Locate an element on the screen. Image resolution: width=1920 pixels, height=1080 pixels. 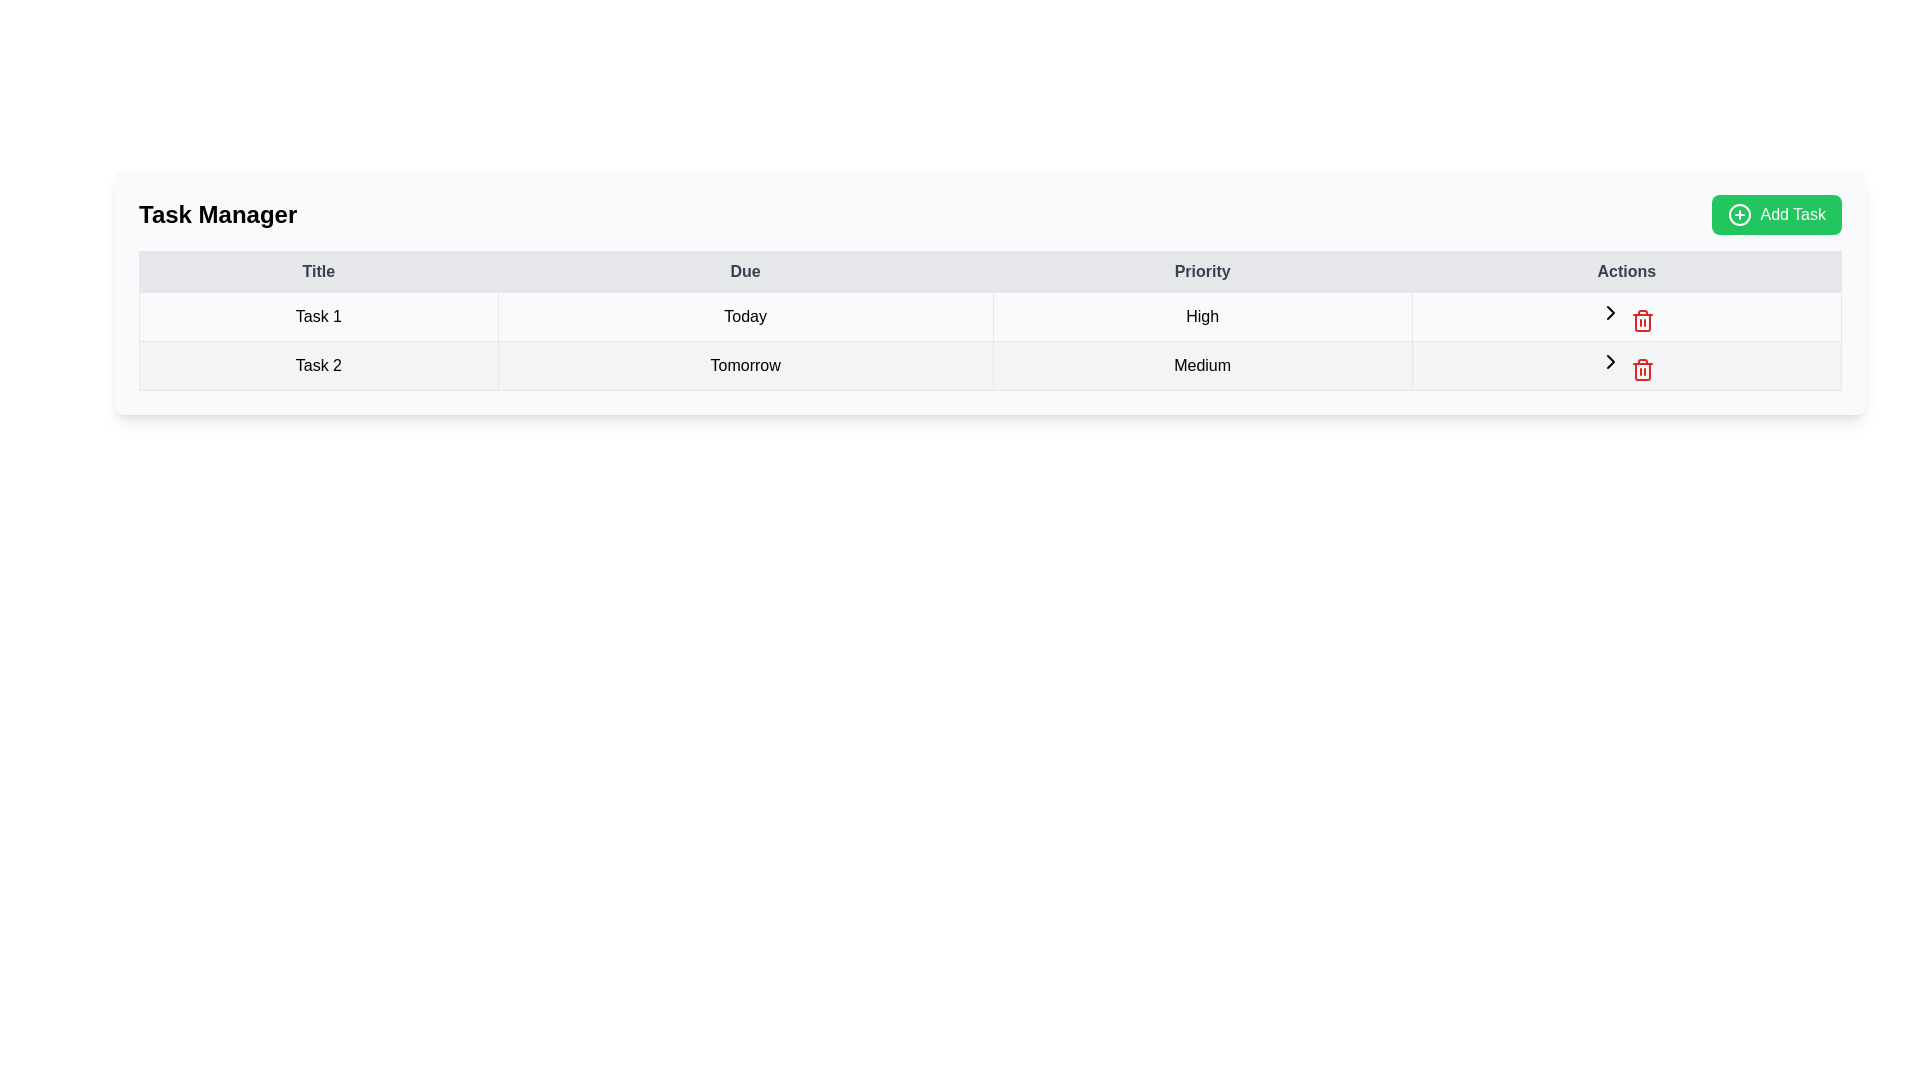
the delete button icon in the 'Actions' column of the second row (Task 2) in the table to change its color is located at coordinates (1642, 369).